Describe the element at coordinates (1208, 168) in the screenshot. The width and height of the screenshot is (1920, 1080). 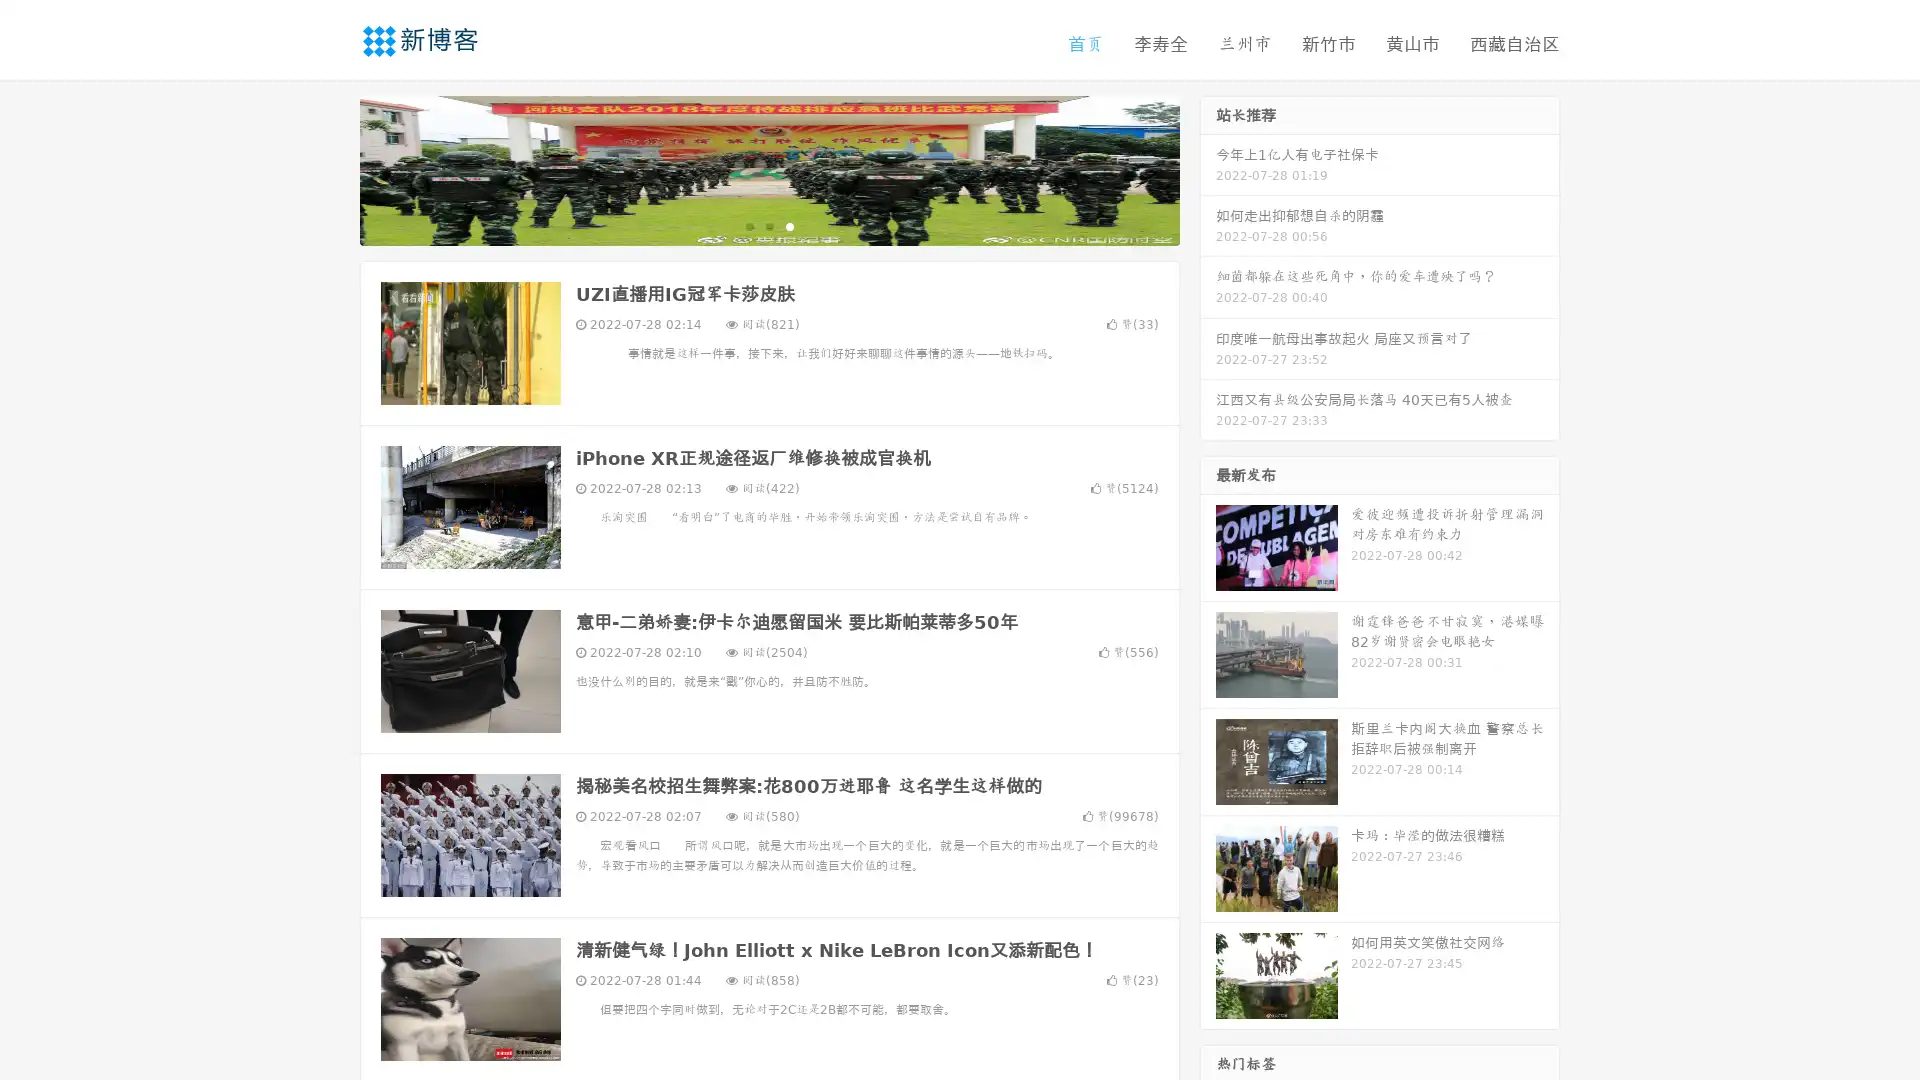
I see `Next slide` at that location.